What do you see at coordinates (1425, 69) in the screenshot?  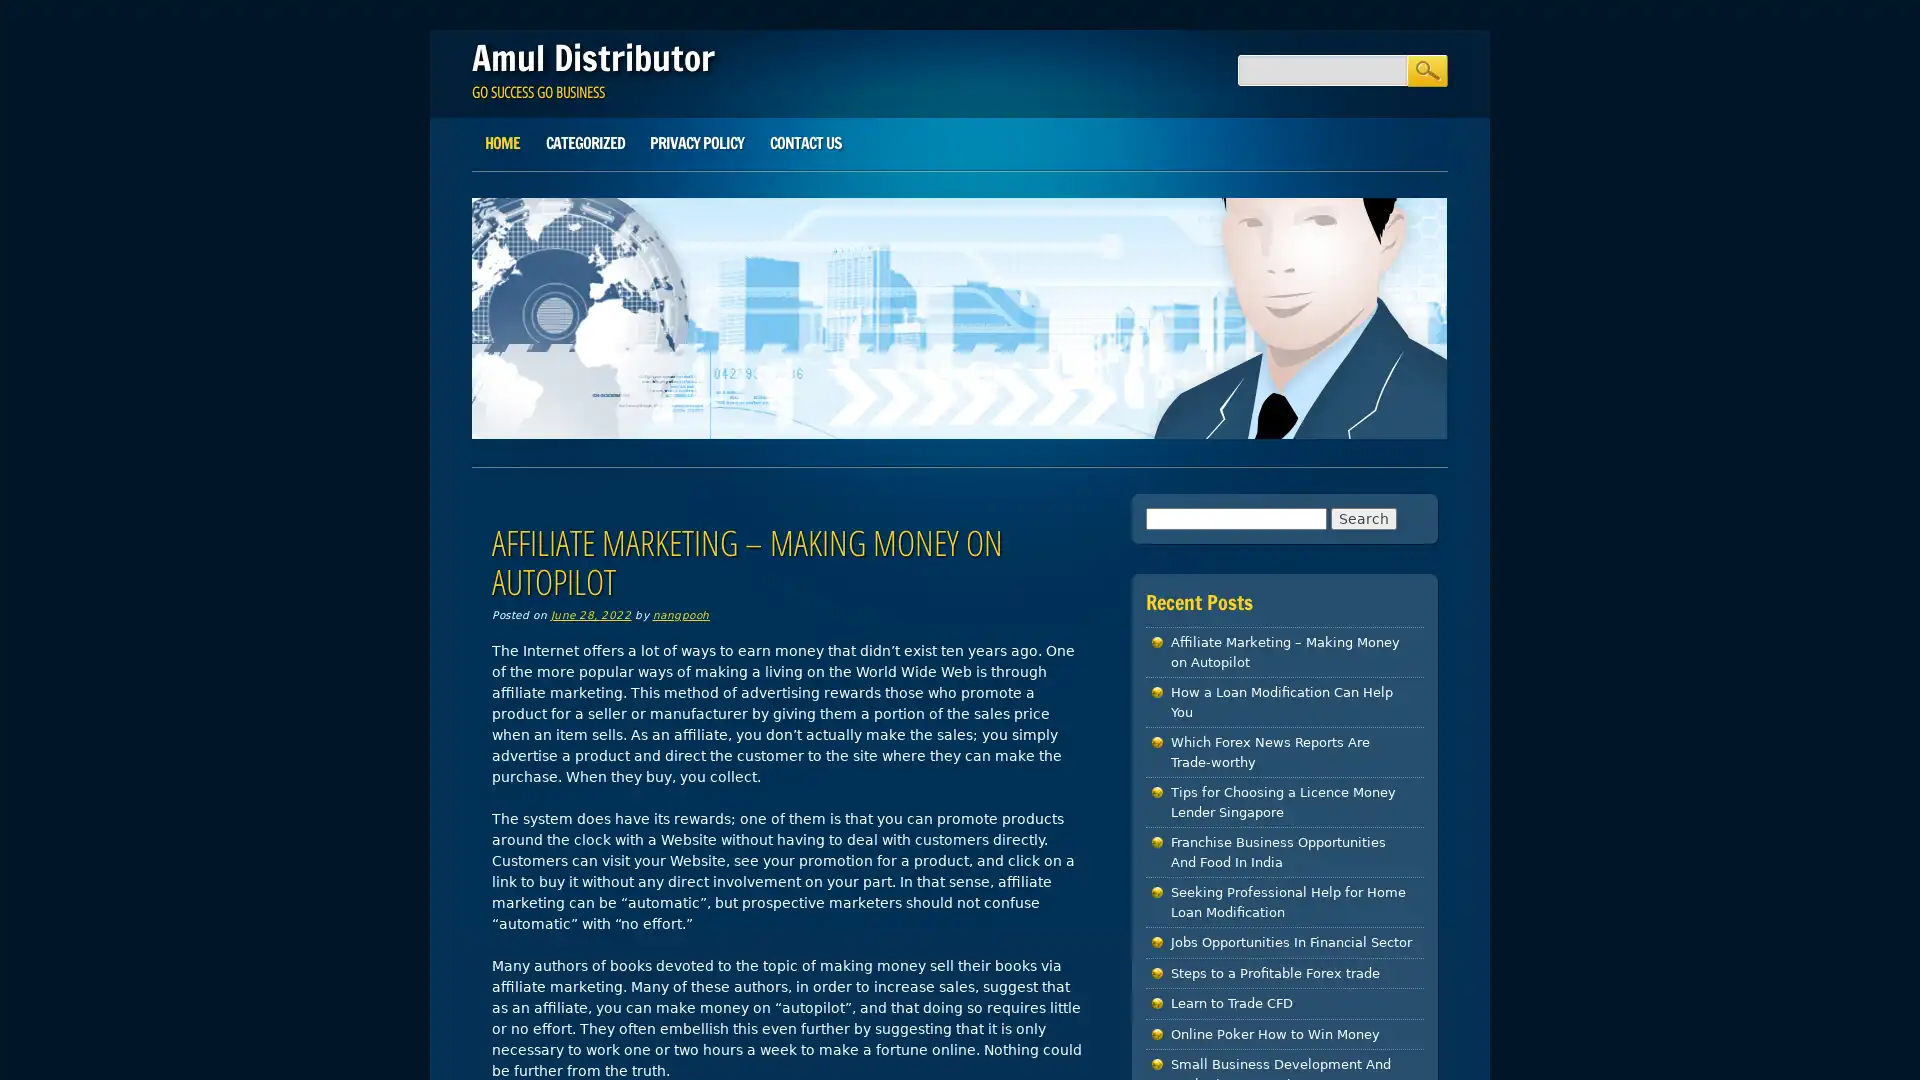 I see `Search` at bounding box center [1425, 69].